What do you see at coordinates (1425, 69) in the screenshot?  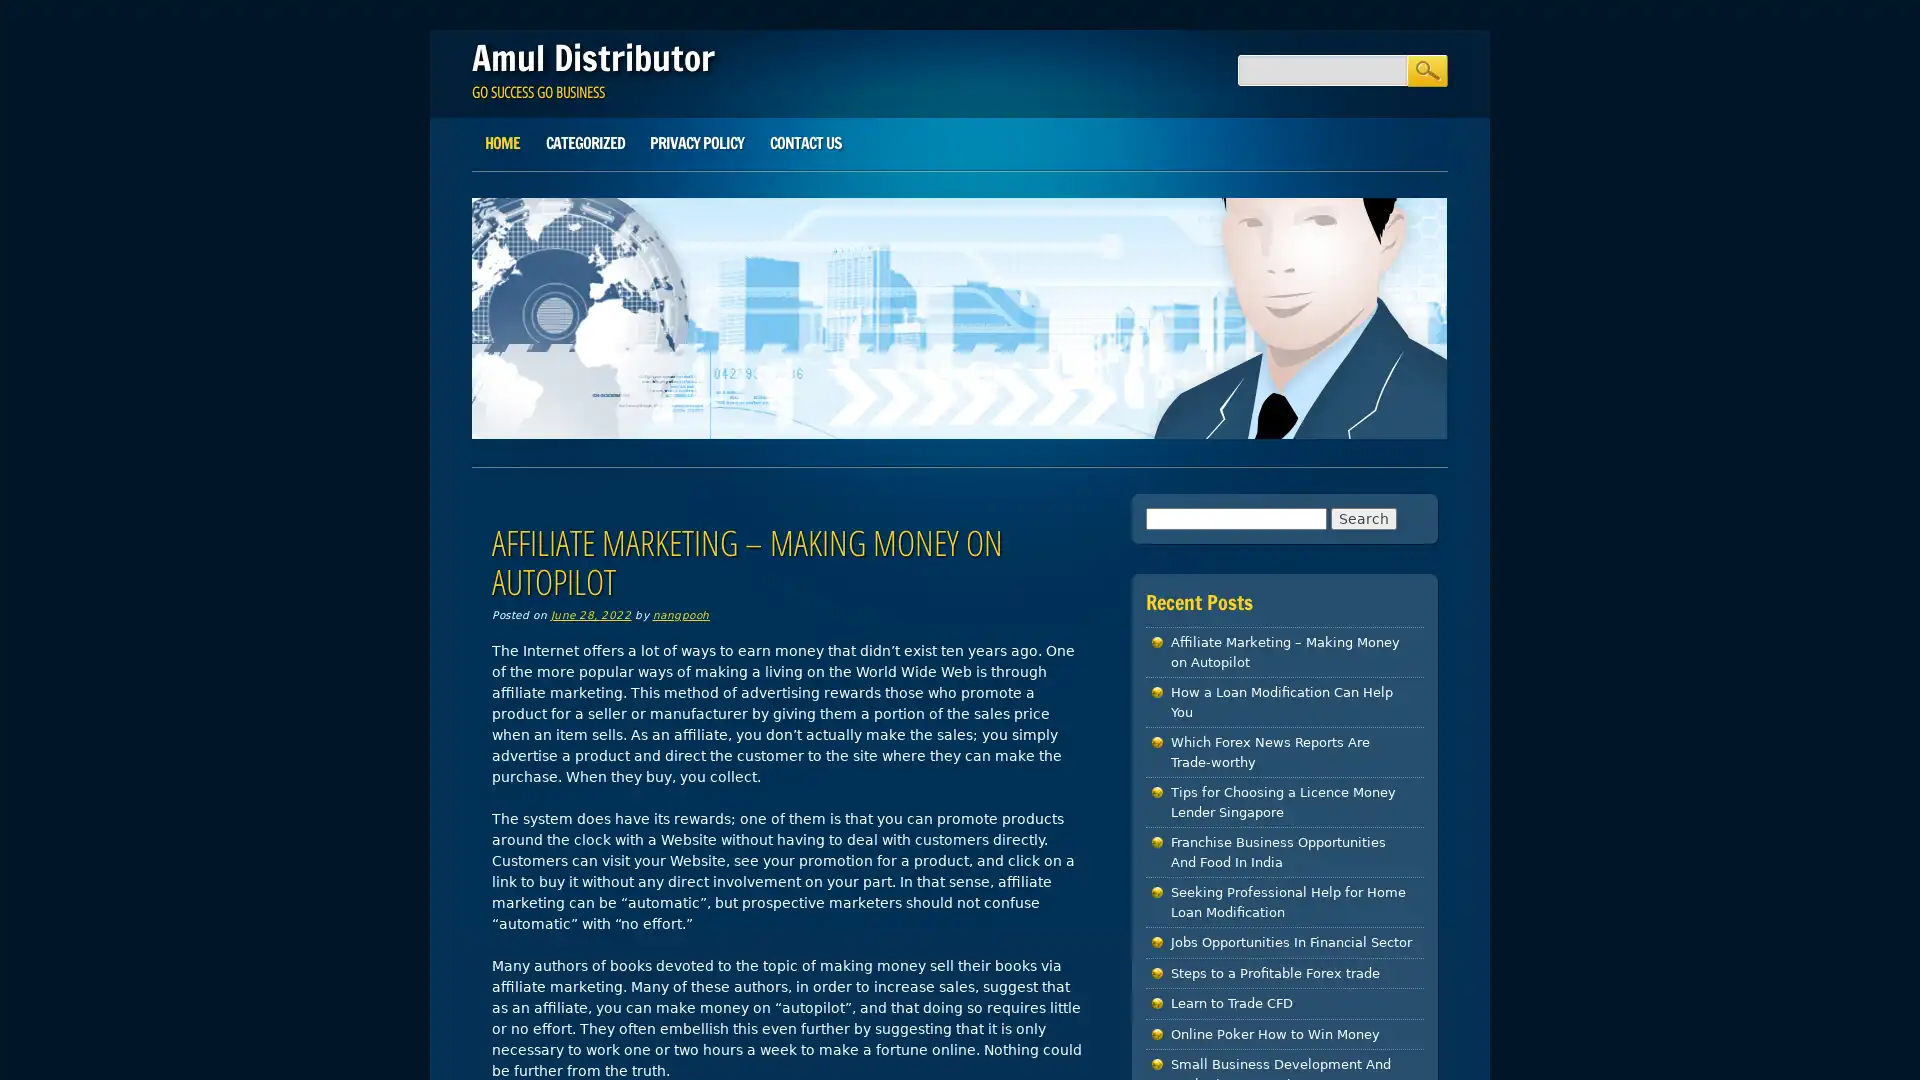 I see `Search` at bounding box center [1425, 69].